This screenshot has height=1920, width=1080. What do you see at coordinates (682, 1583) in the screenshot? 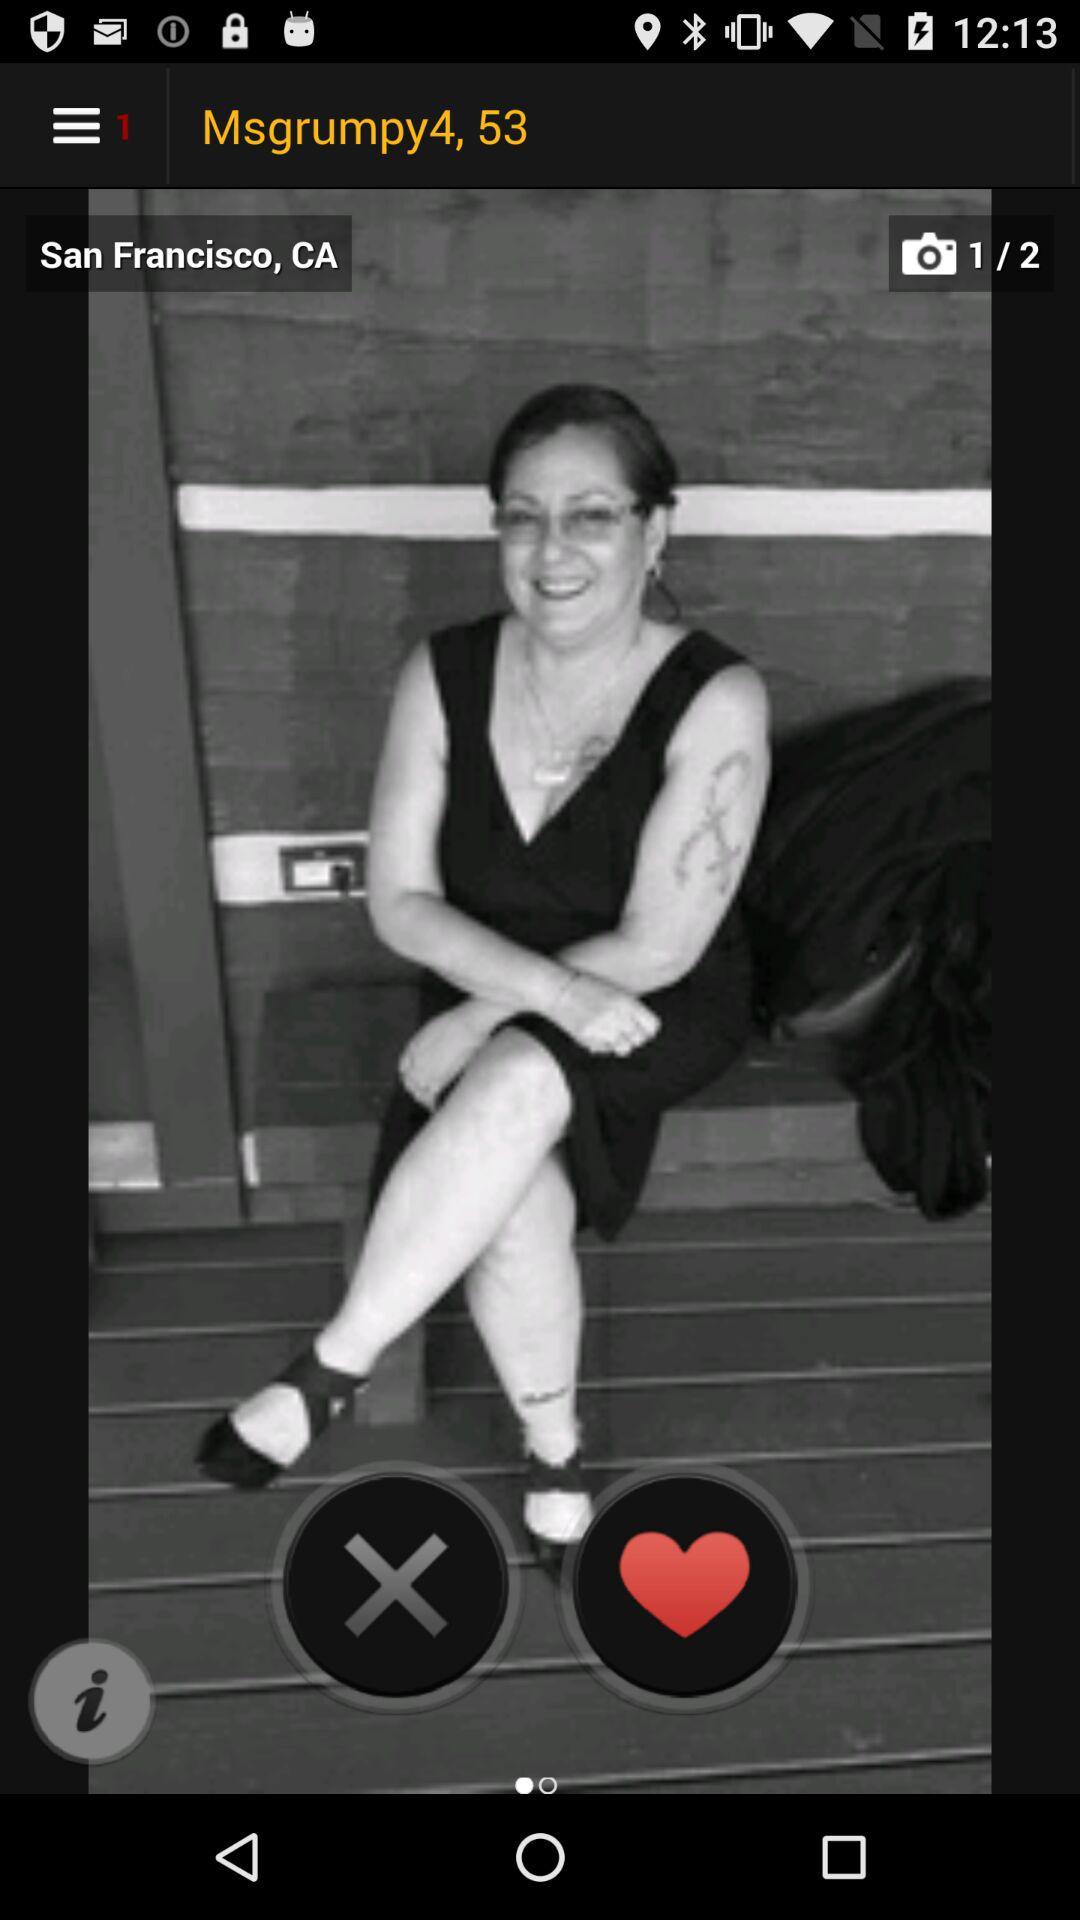
I see `yes` at bounding box center [682, 1583].